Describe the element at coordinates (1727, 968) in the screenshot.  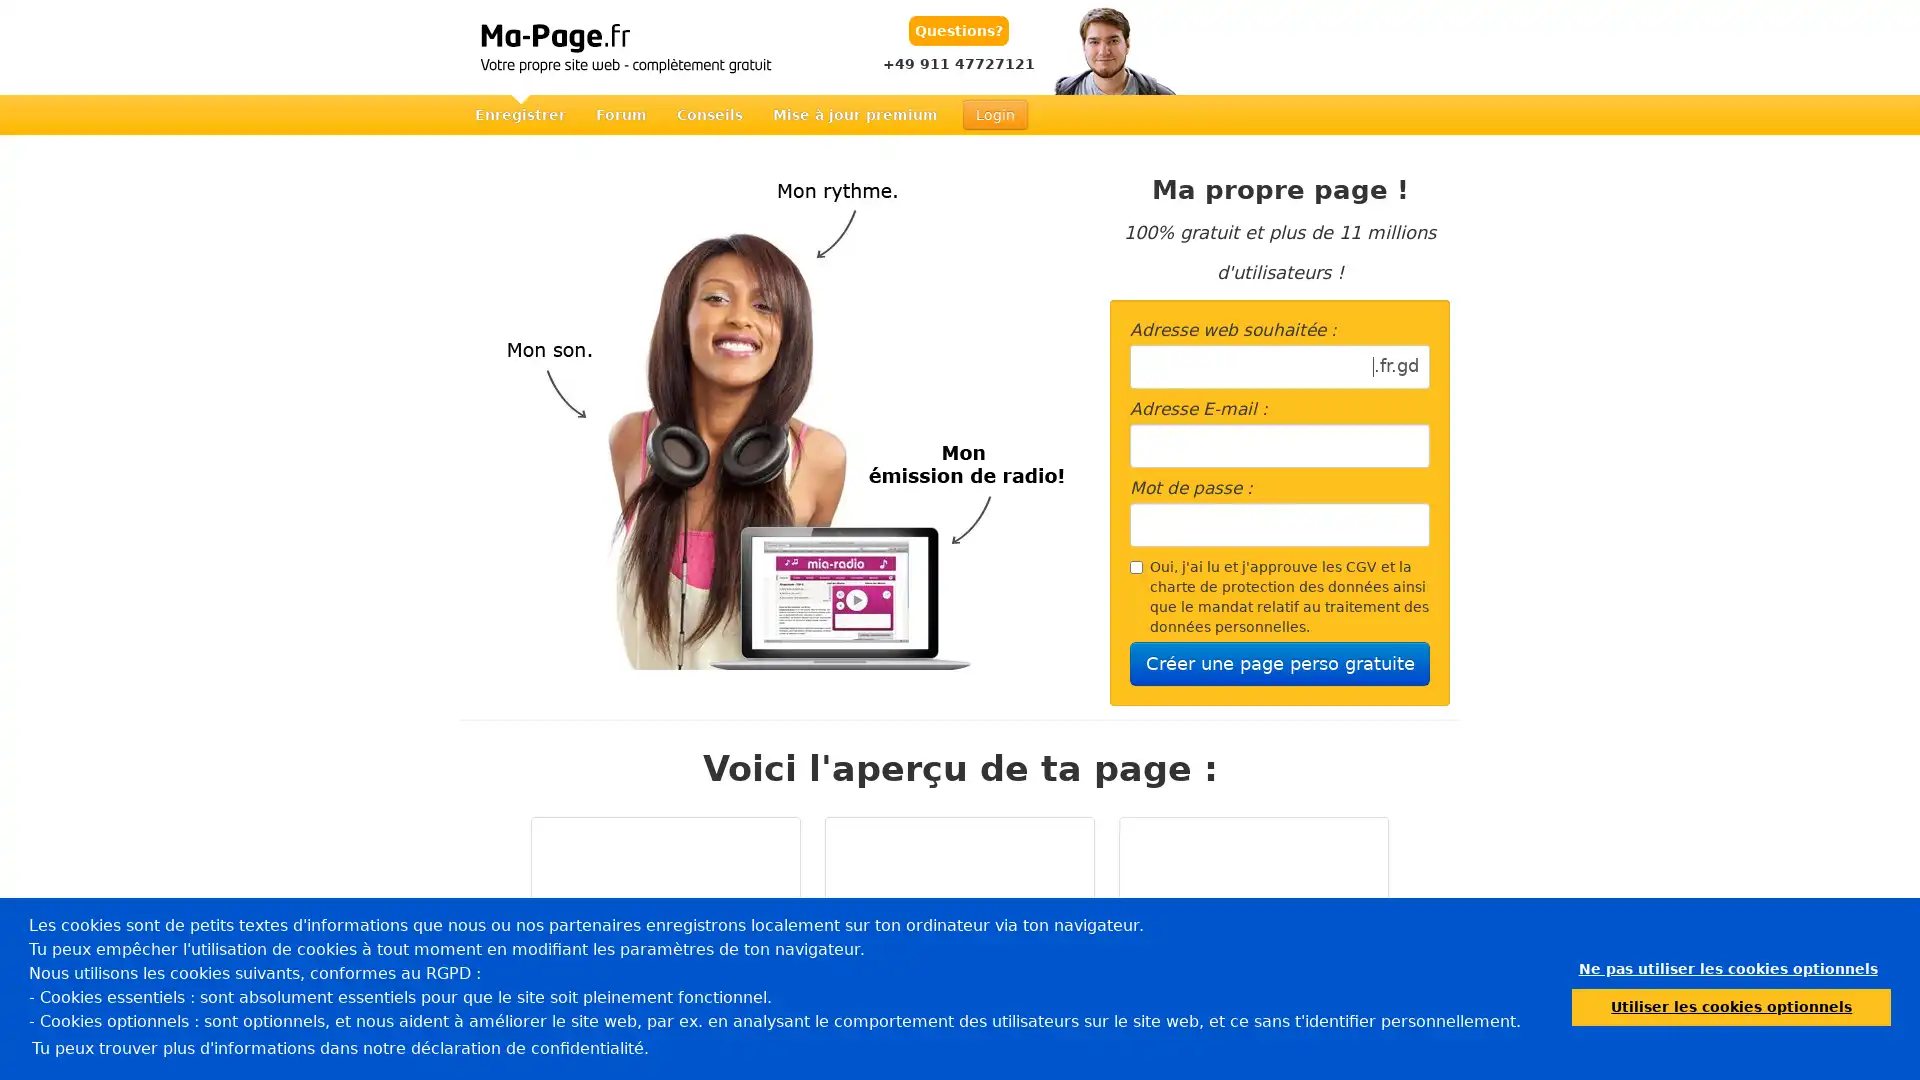
I see `dismiss cookie message` at that location.